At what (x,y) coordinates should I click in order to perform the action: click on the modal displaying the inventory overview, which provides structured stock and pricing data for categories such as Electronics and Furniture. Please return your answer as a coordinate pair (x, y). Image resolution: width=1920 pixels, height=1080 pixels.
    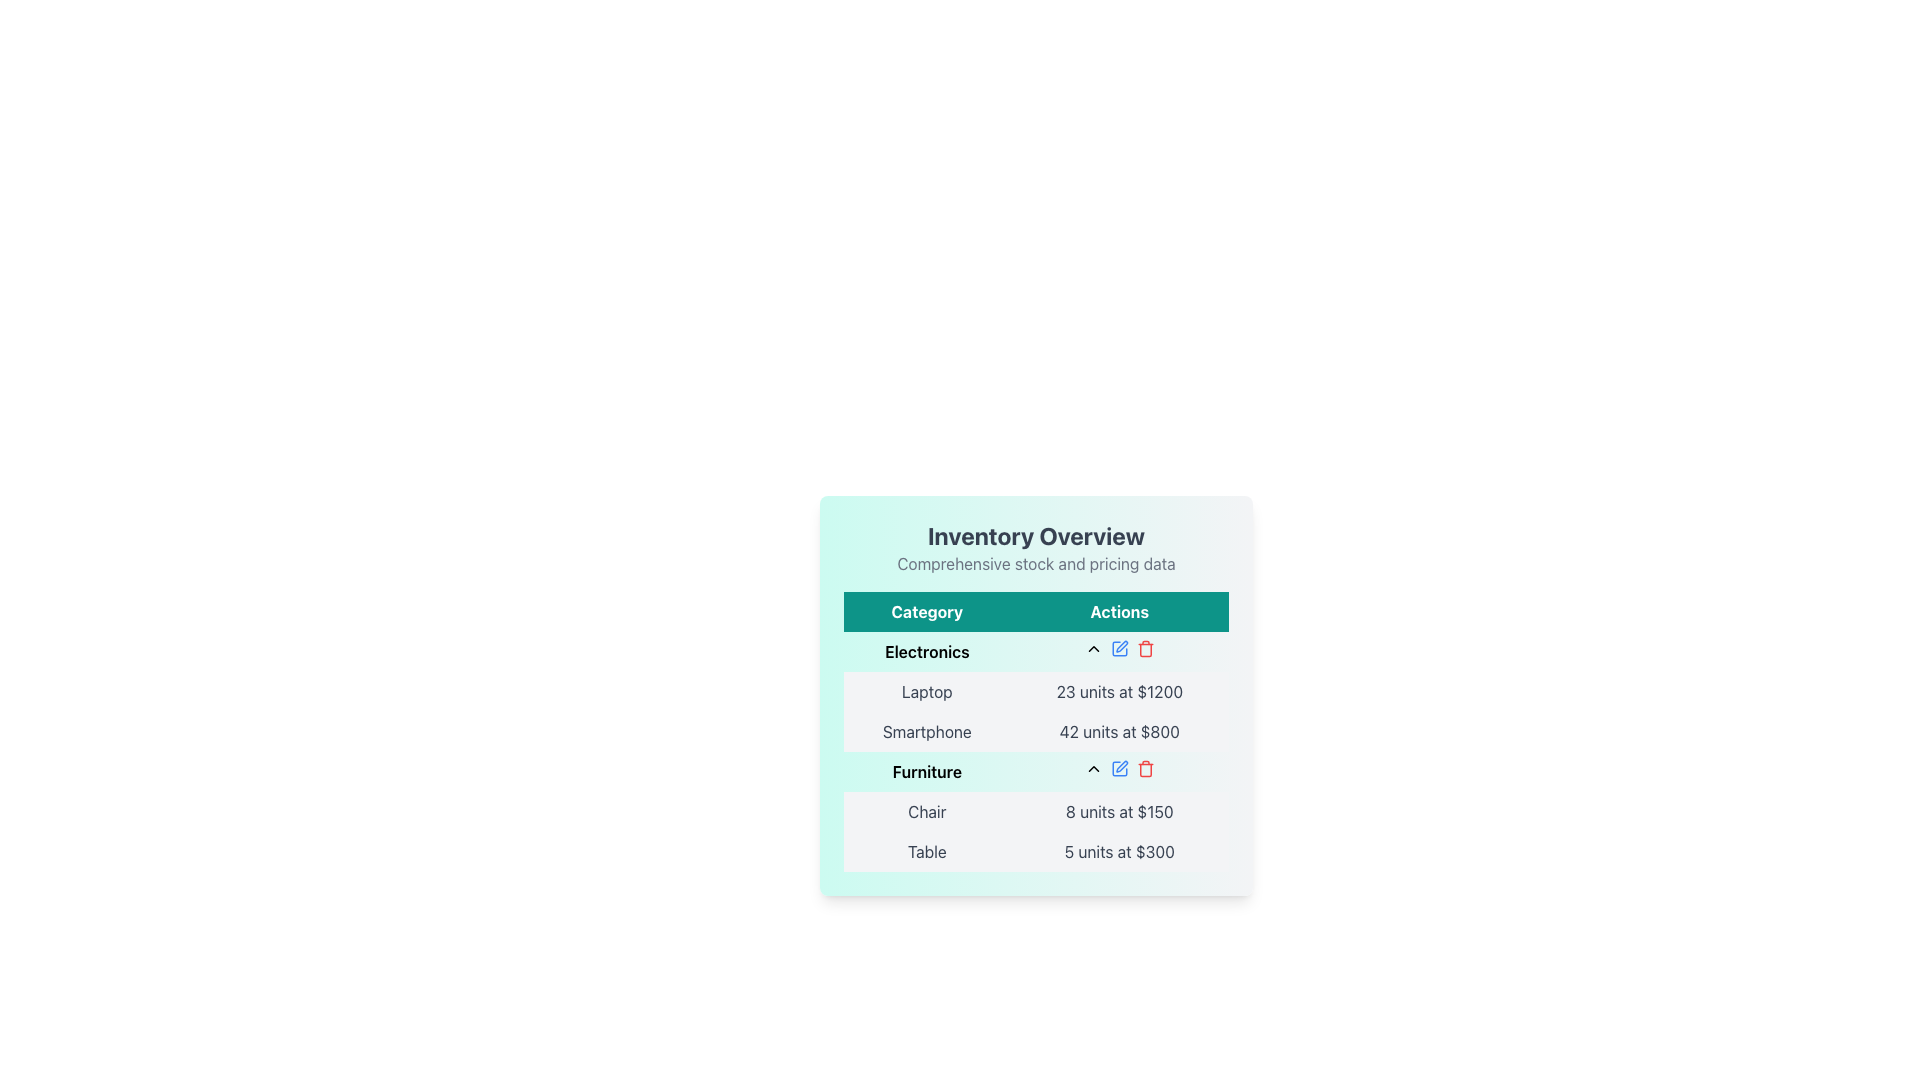
    Looking at the image, I should click on (1036, 716).